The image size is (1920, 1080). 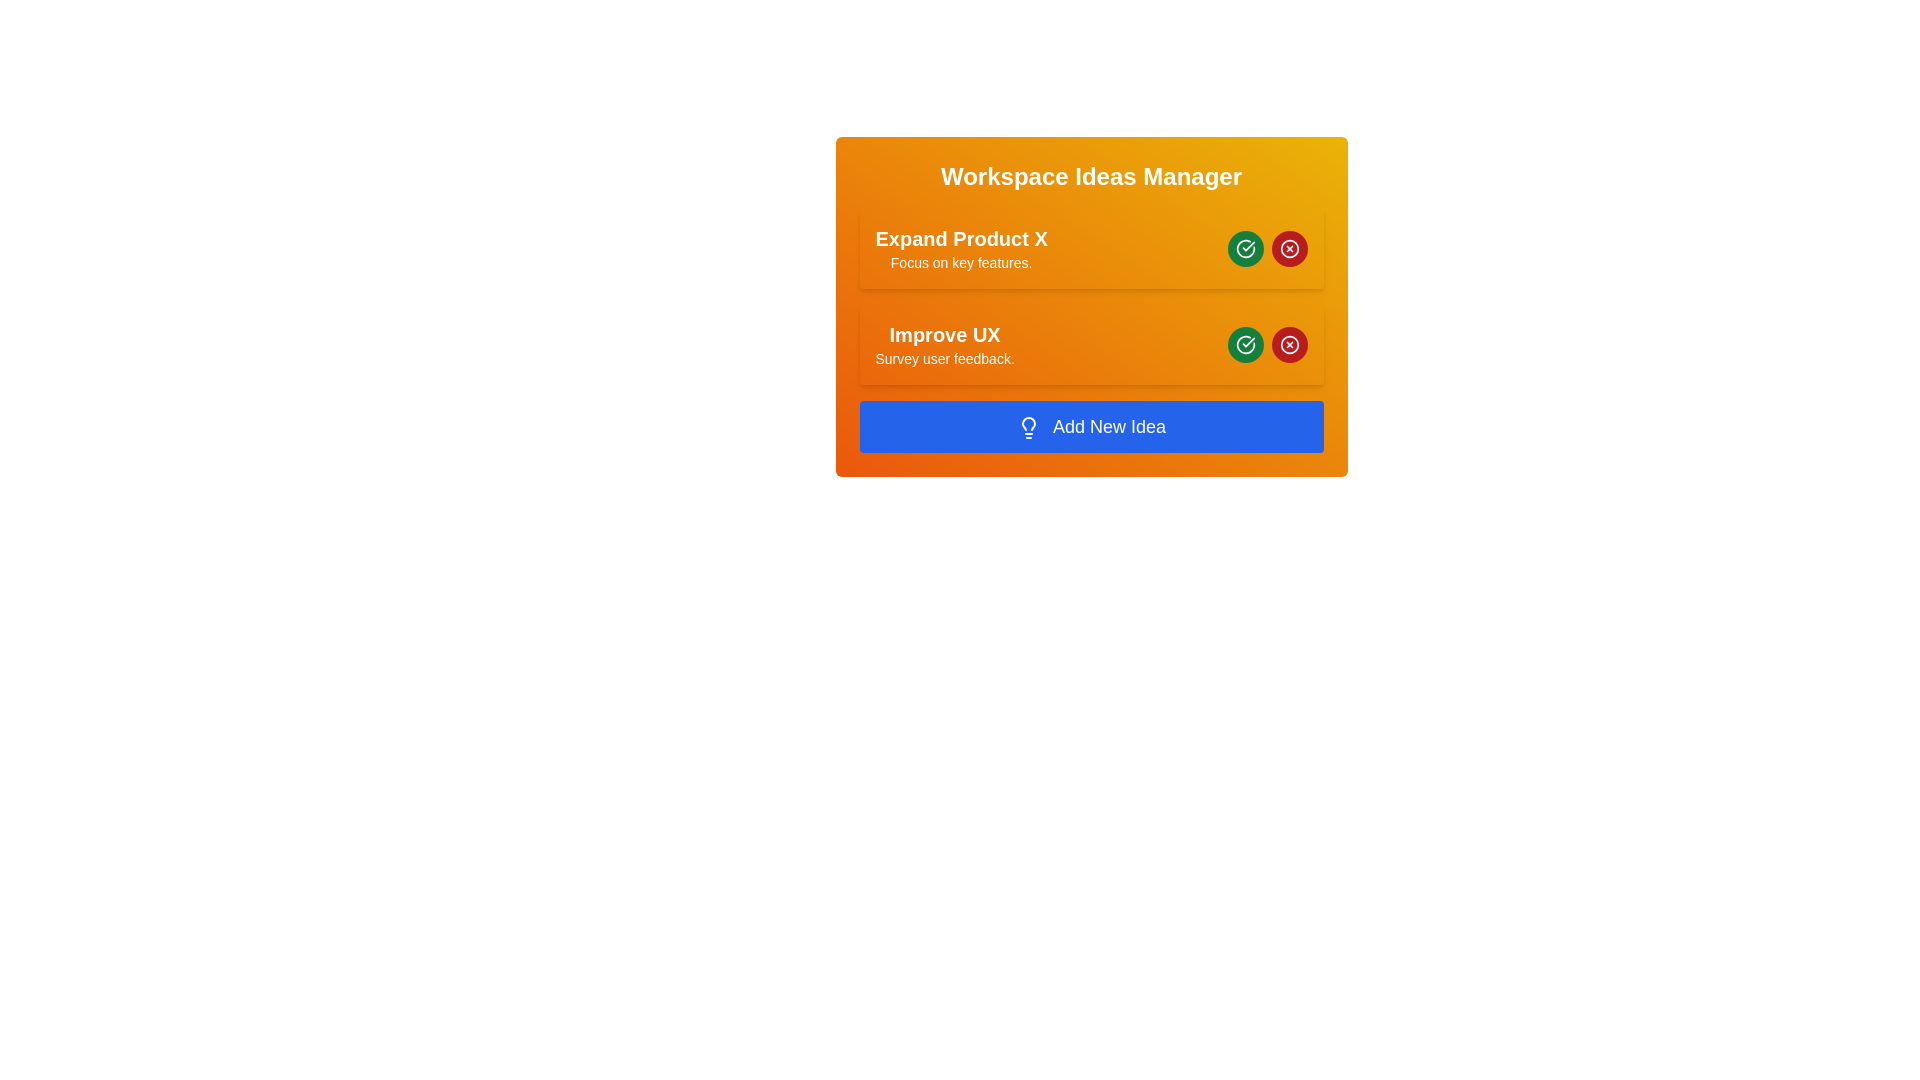 I want to click on the confirmation button located to the right of the 'Expand Product X' text section, which is the first of two interactive circular buttons and is positioned directly left of a similar red button with a cross icon, so click(x=1244, y=248).